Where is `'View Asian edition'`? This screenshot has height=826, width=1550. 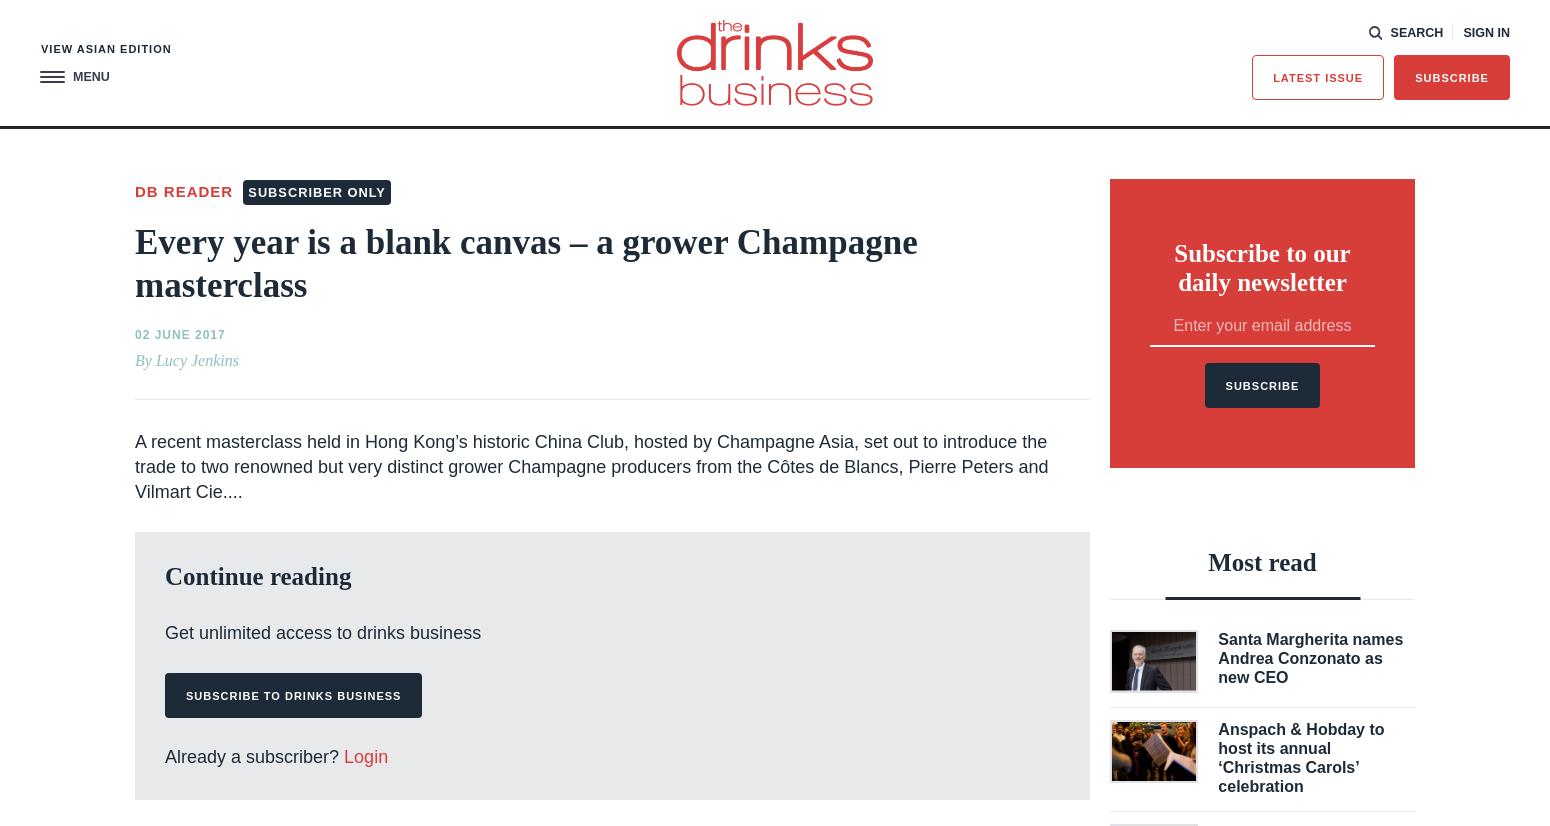 'View Asian edition' is located at coordinates (106, 46).